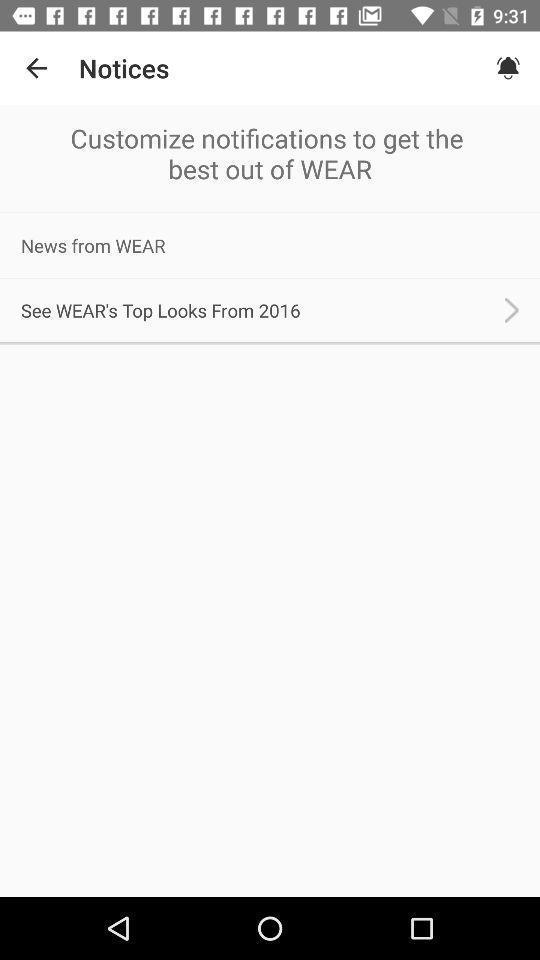 The image size is (540, 960). I want to click on the icon next to the notices icon, so click(508, 68).